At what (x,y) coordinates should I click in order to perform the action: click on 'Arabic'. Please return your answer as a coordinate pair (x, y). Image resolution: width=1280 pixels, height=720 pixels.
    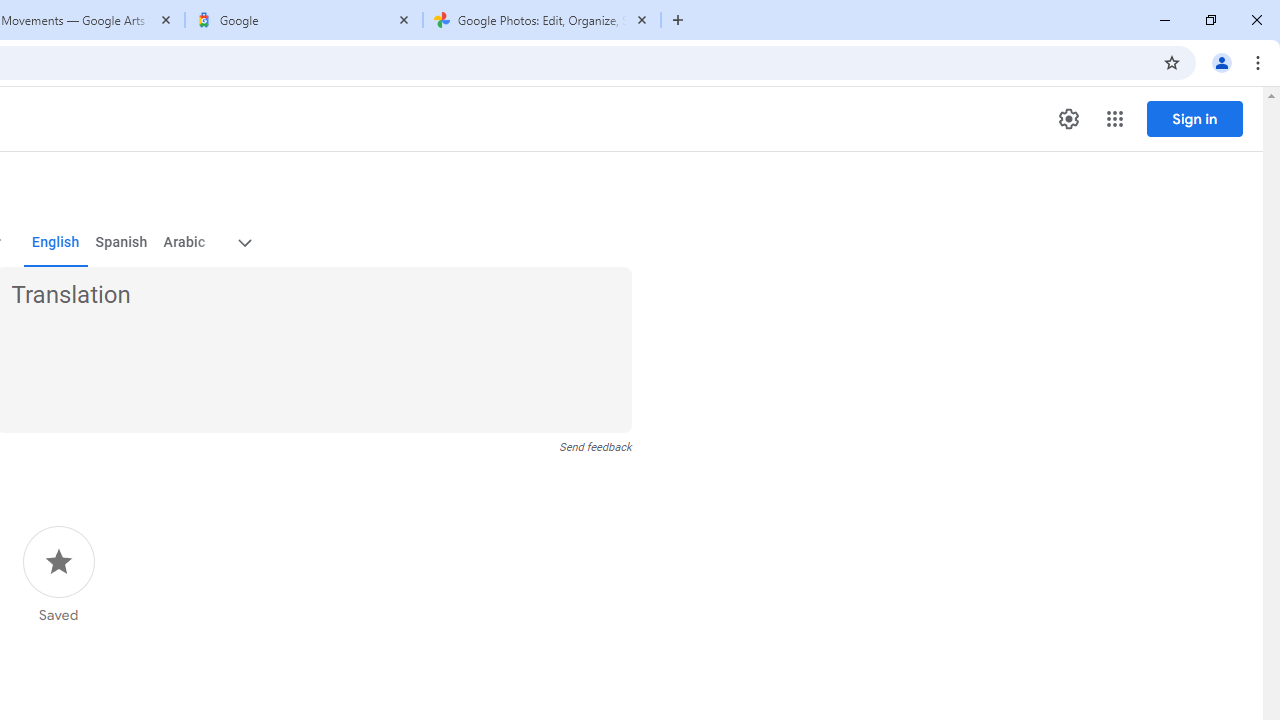
    Looking at the image, I should click on (183, 242).